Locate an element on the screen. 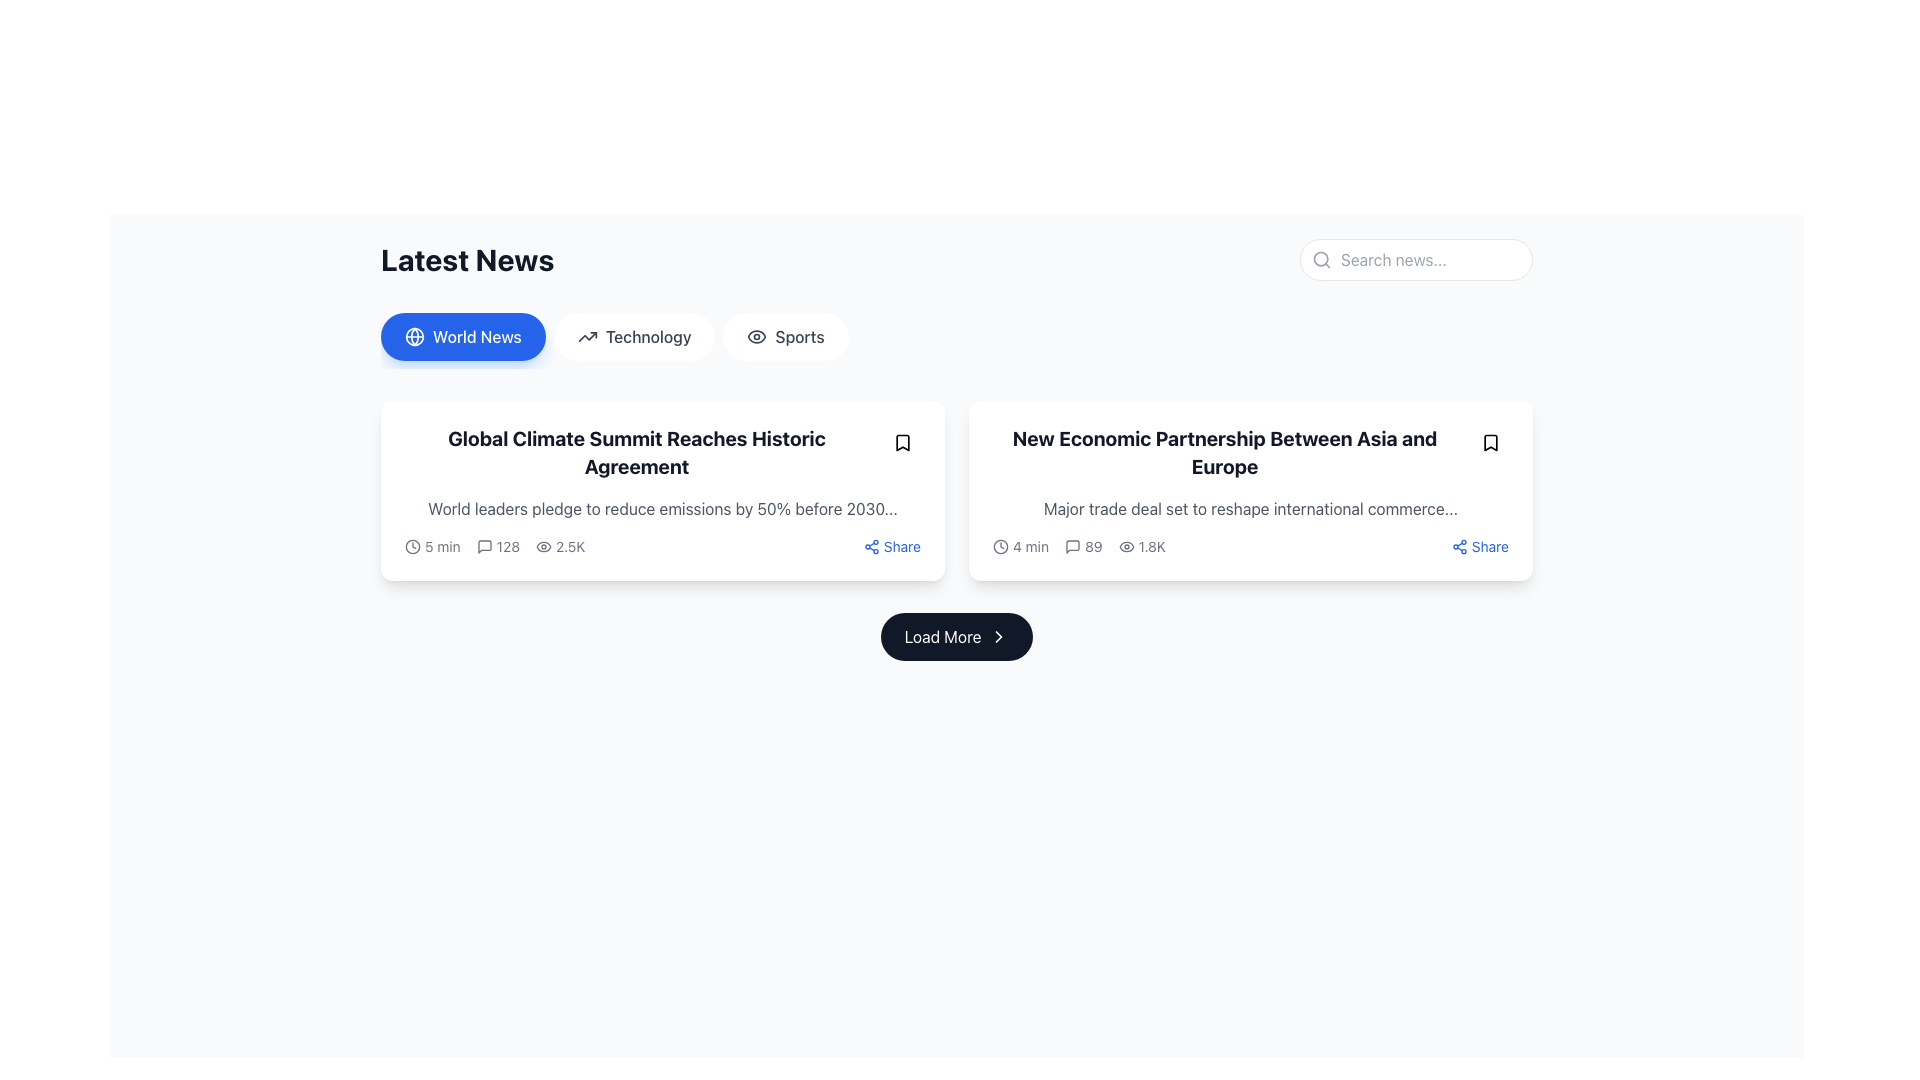 This screenshot has height=1080, width=1920. the 'Technology' category selector button located in the horizontally scrollable row below the 'Latest News' heading is located at coordinates (633, 335).